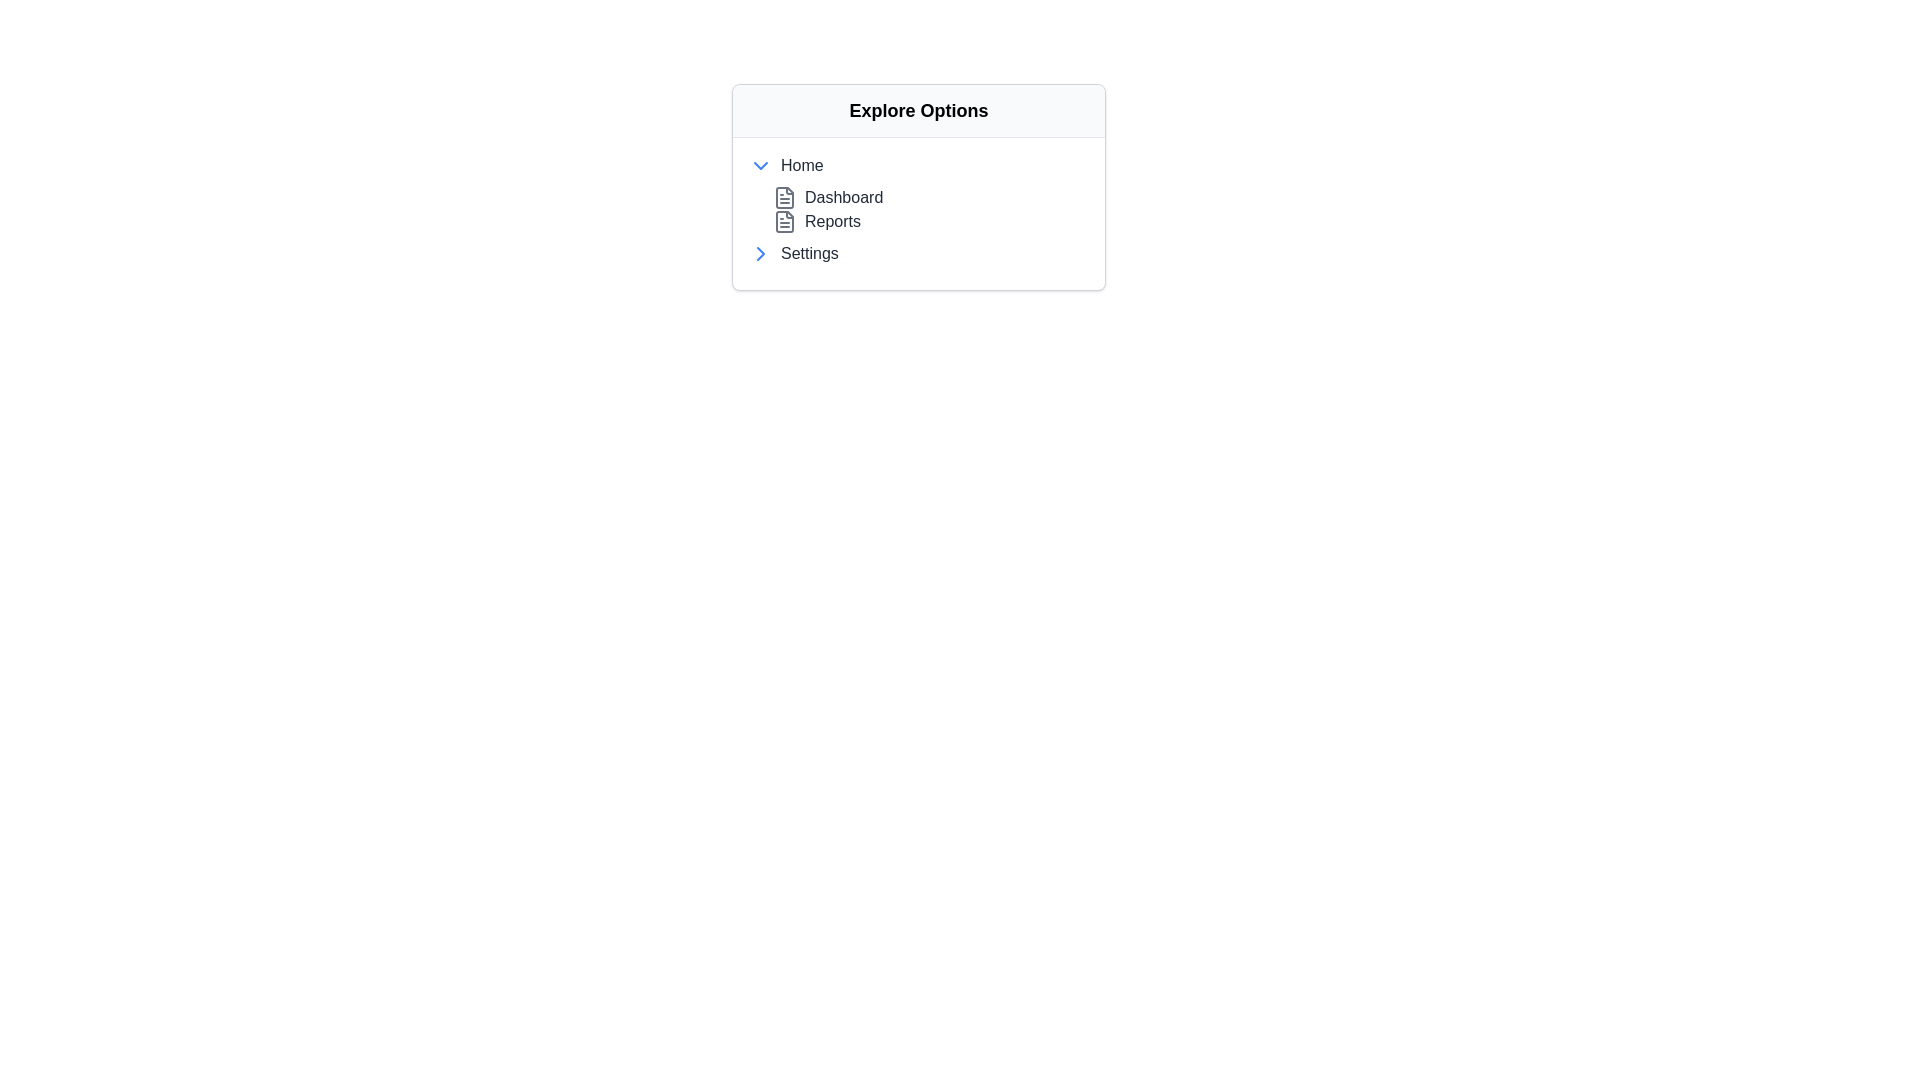  Describe the element at coordinates (917, 193) in the screenshot. I see `the 'Dashboard' entry in the navigable list located under 'Explore Options'` at that location.